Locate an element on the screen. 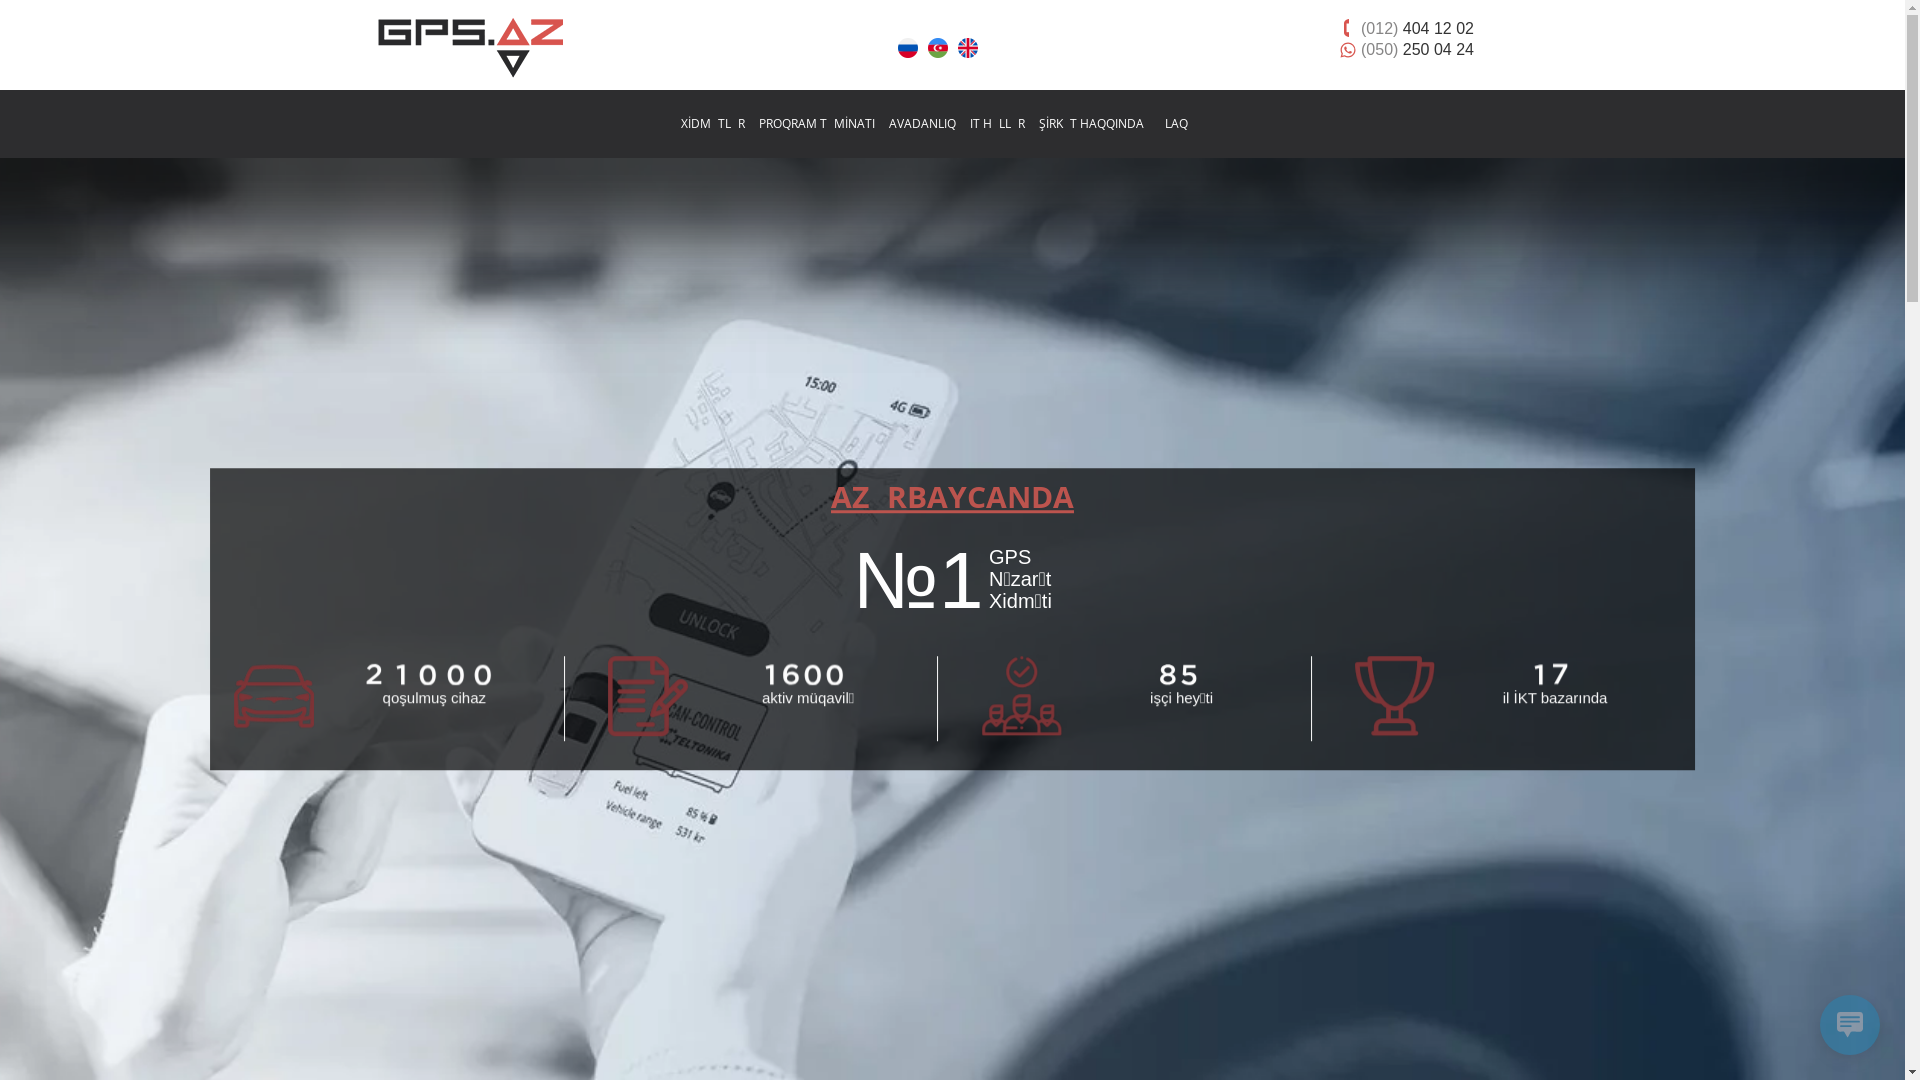 Image resolution: width=1920 pixels, height=1080 pixels. 'AVADANLIQ' is located at coordinates (920, 123).